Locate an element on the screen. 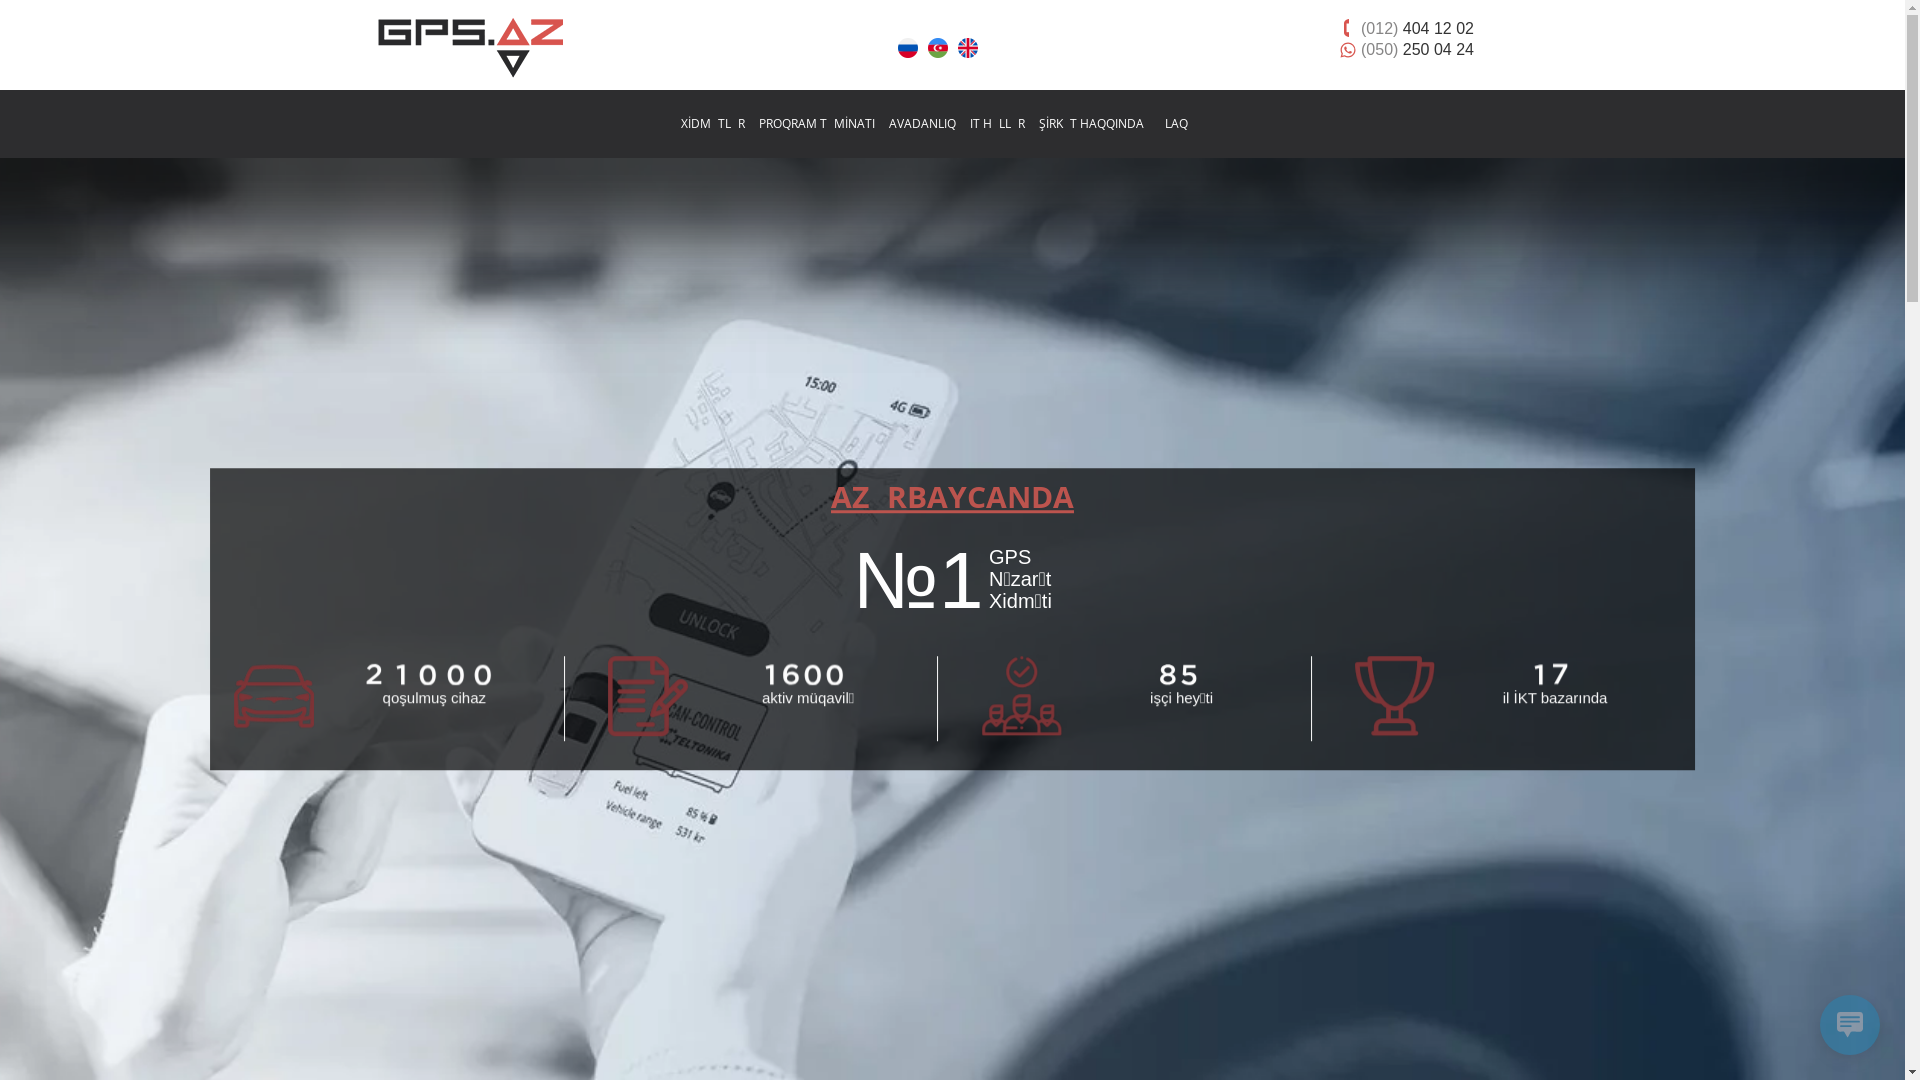 Image resolution: width=1920 pixels, height=1080 pixels. 'AVADANLIQ' is located at coordinates (920, 123).